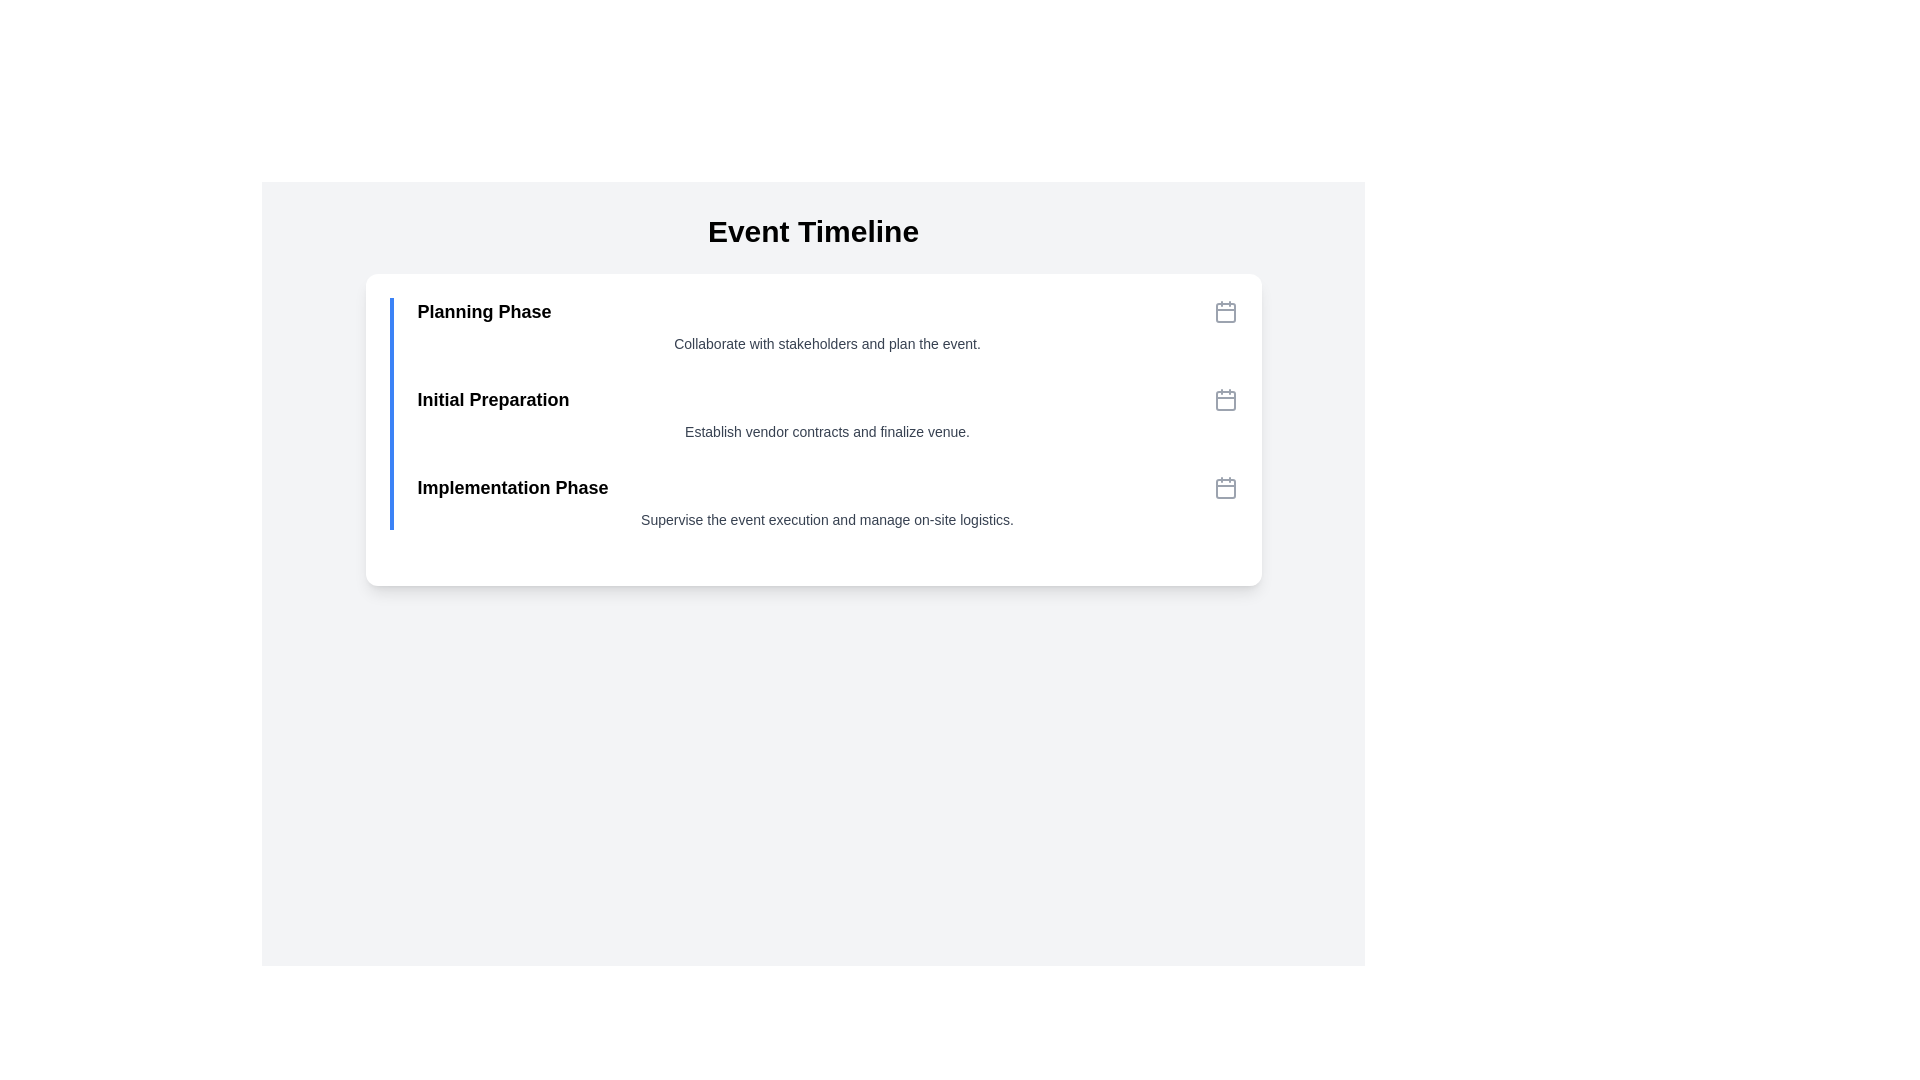  What do you see at coordinates (513, 488) in the screenshot?
I see `the styled text component displaying 'Implementation Phase', which is the last item in a vertical list of phases, positioned below 'Initial Preparation'` at bounding box center [513, 488].